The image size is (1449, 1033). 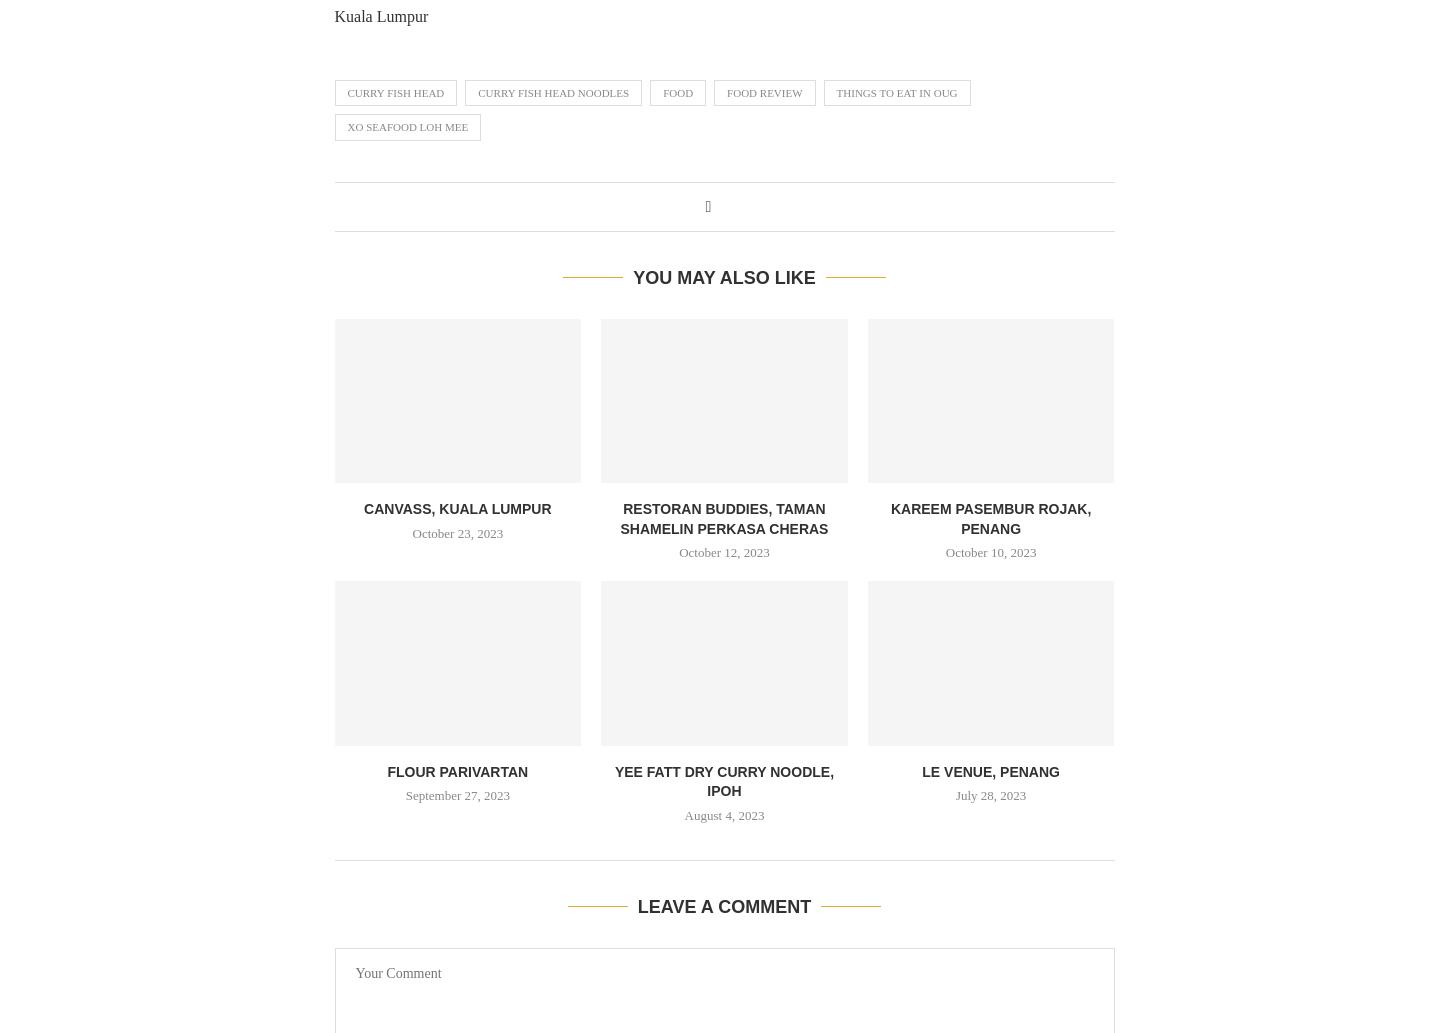 I want to click on 'Curry Fish Head', so click(x=394, y=92).